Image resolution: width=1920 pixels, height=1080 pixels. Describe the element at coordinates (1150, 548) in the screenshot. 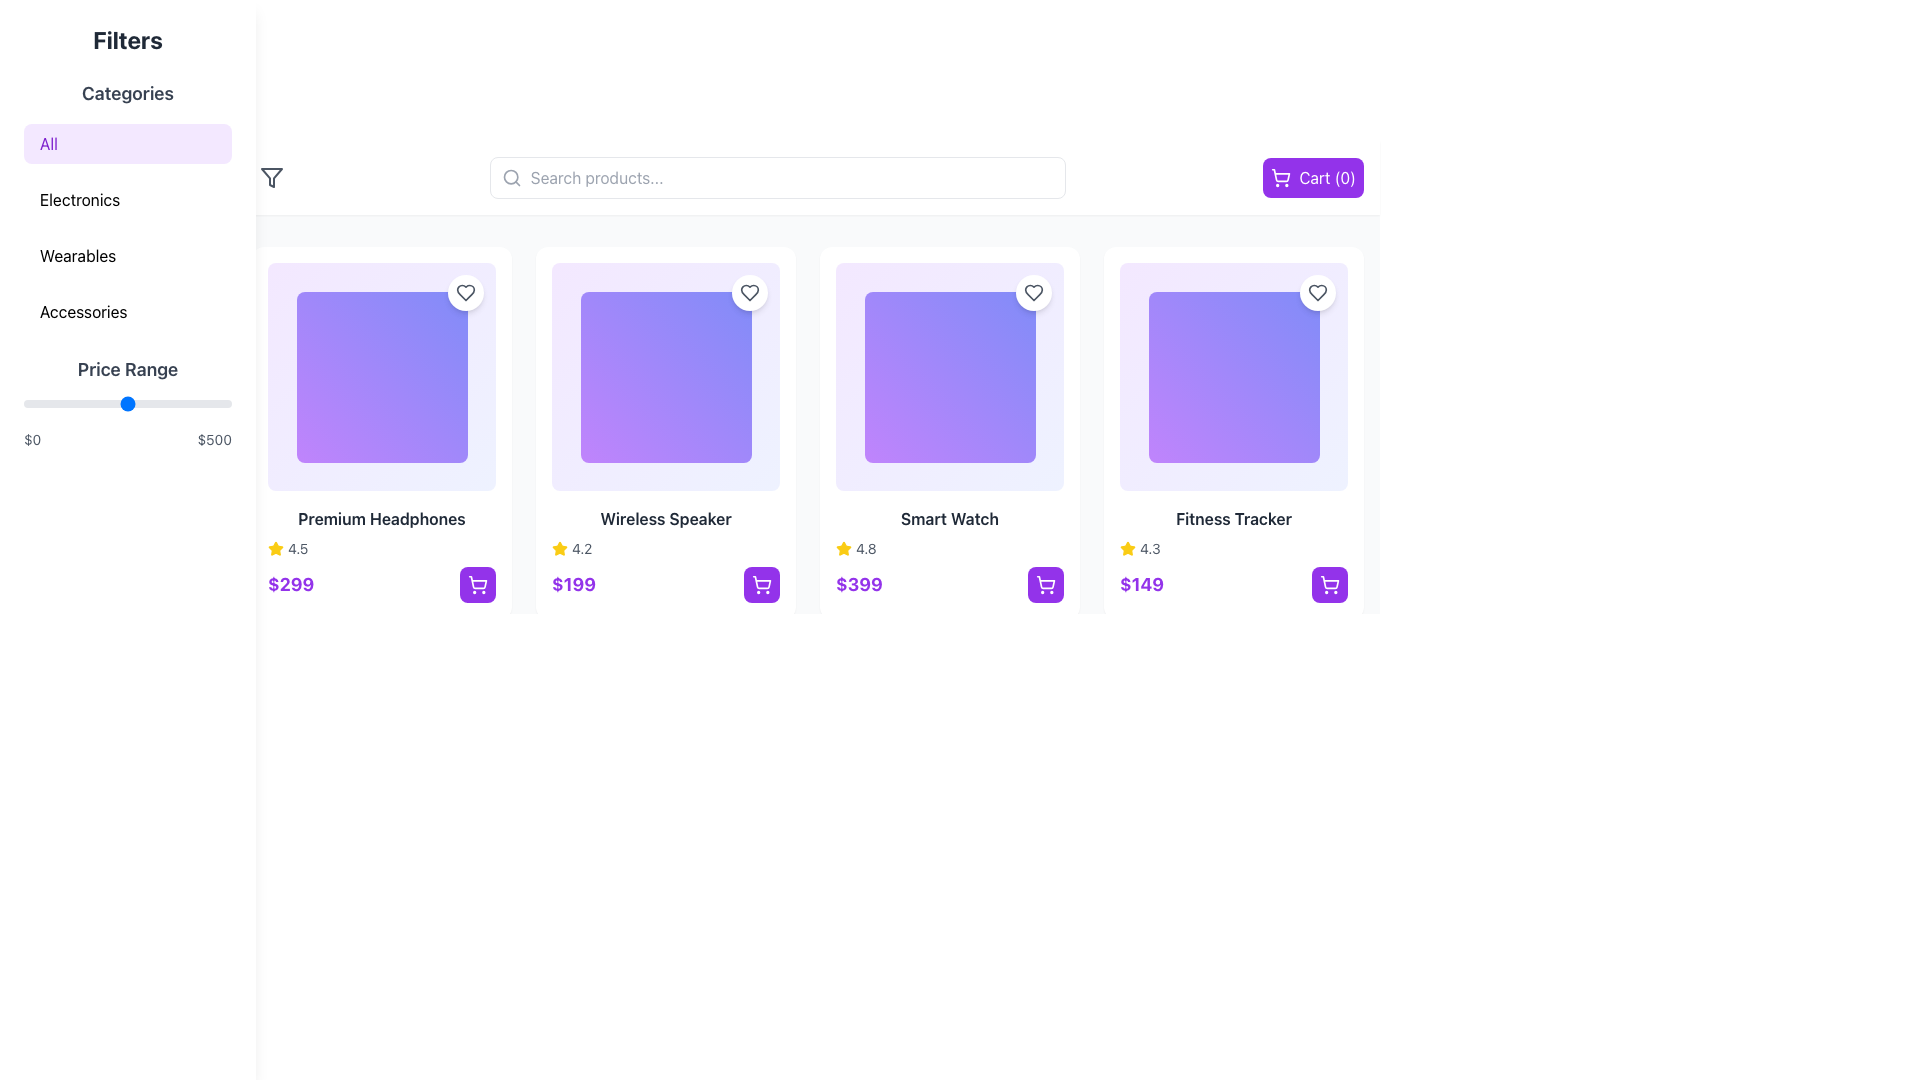

I see `the text component that displays the rating value for the 'Fitness Tracker' product, located in the fourth column of the product listing grid, next to the yellow star icon` at that location.